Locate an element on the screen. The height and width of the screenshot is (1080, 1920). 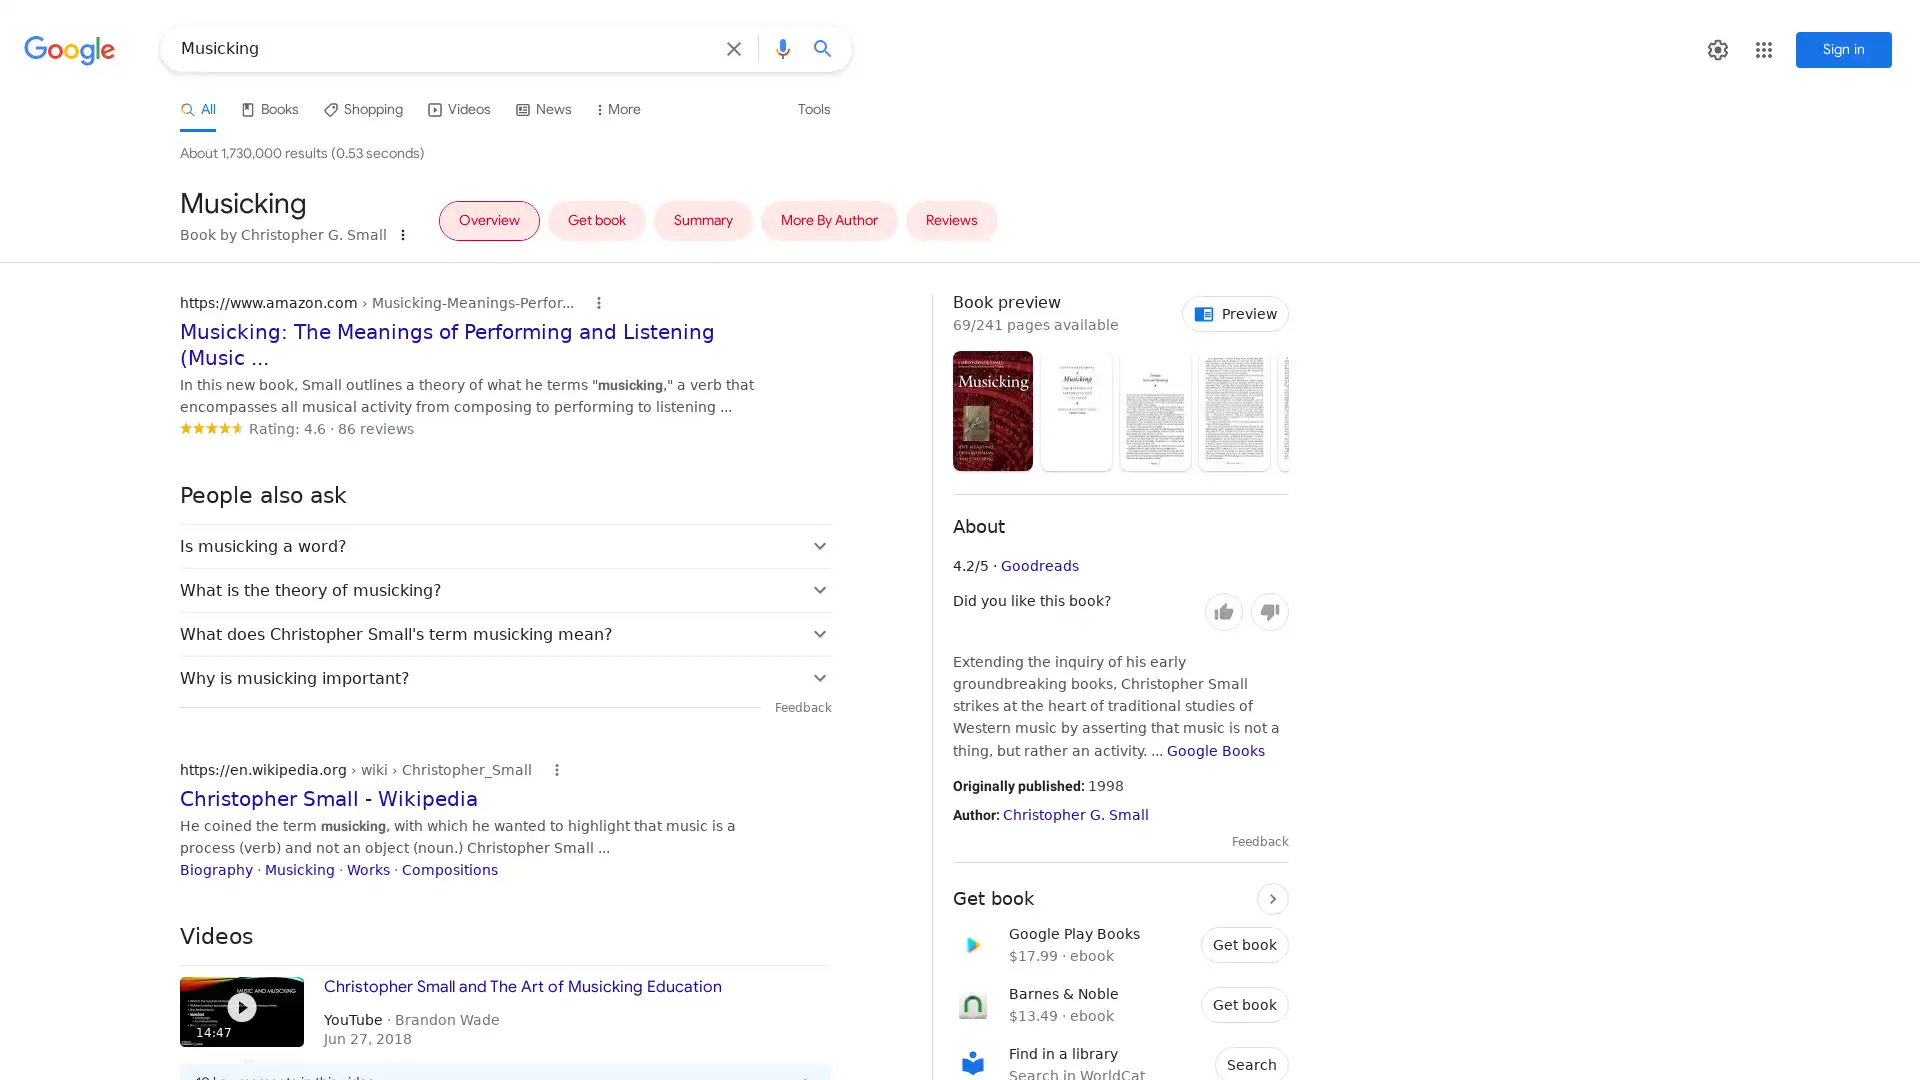
Tools is located at coordinates (814, 109).